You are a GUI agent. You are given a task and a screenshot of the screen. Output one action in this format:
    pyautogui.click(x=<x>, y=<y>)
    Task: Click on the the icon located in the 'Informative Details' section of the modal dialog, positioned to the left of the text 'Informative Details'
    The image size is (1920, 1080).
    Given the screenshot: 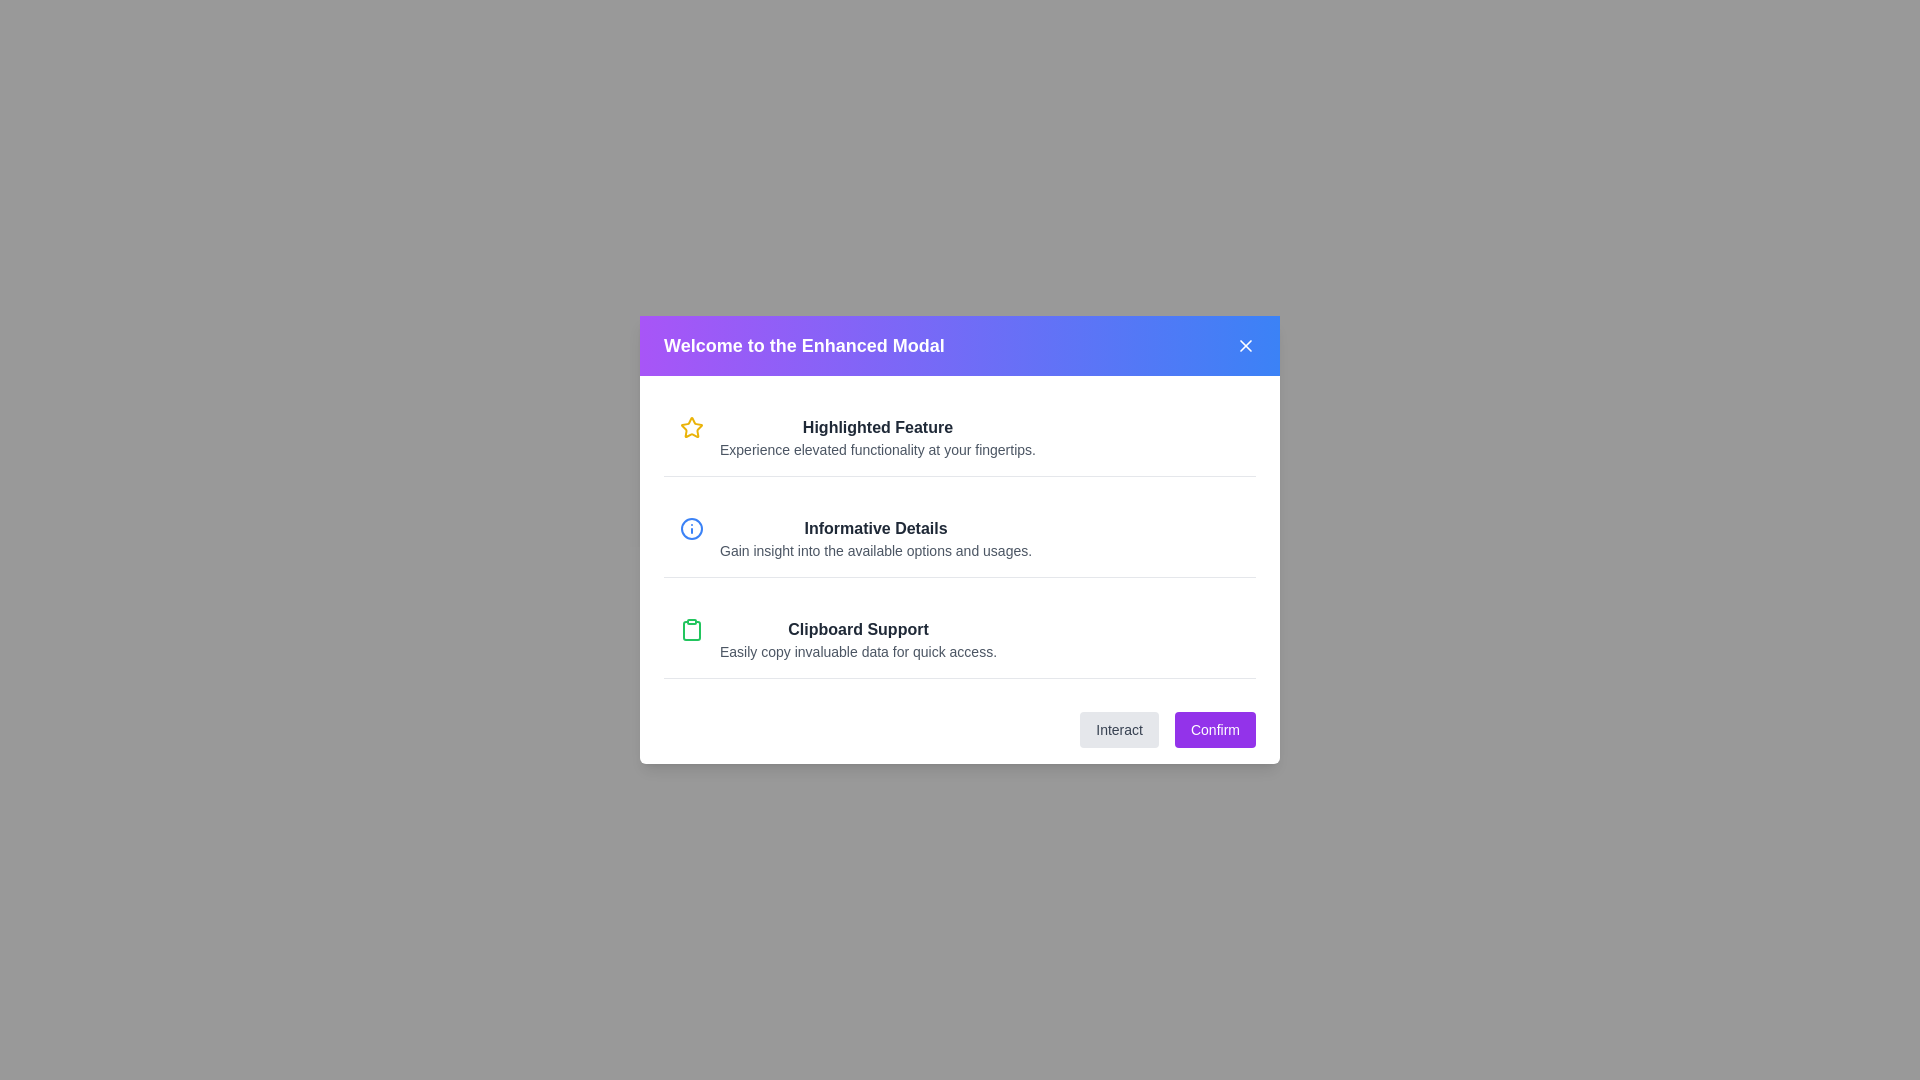 What is the action you would take?
    pyautogui.click(x=691, y=527)
    